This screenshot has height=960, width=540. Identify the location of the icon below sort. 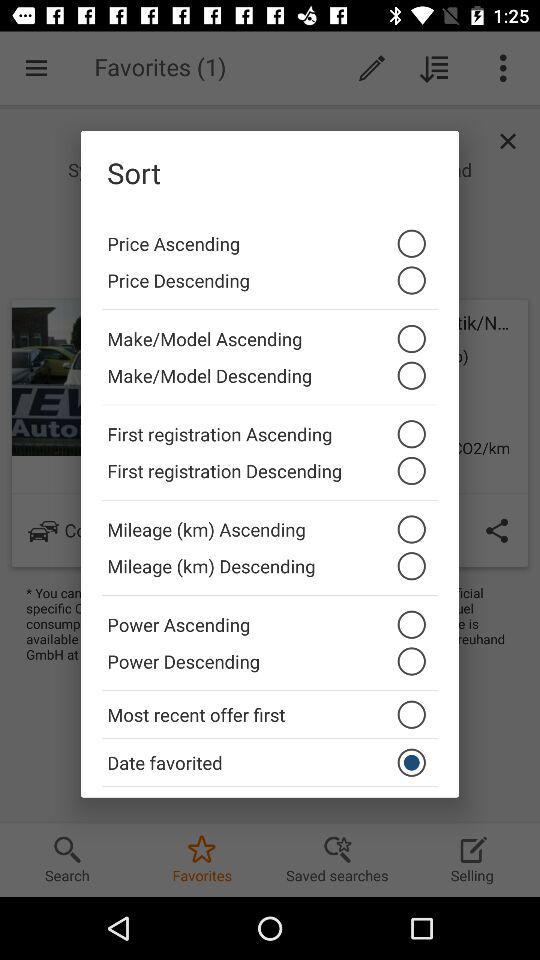
(270, 238).